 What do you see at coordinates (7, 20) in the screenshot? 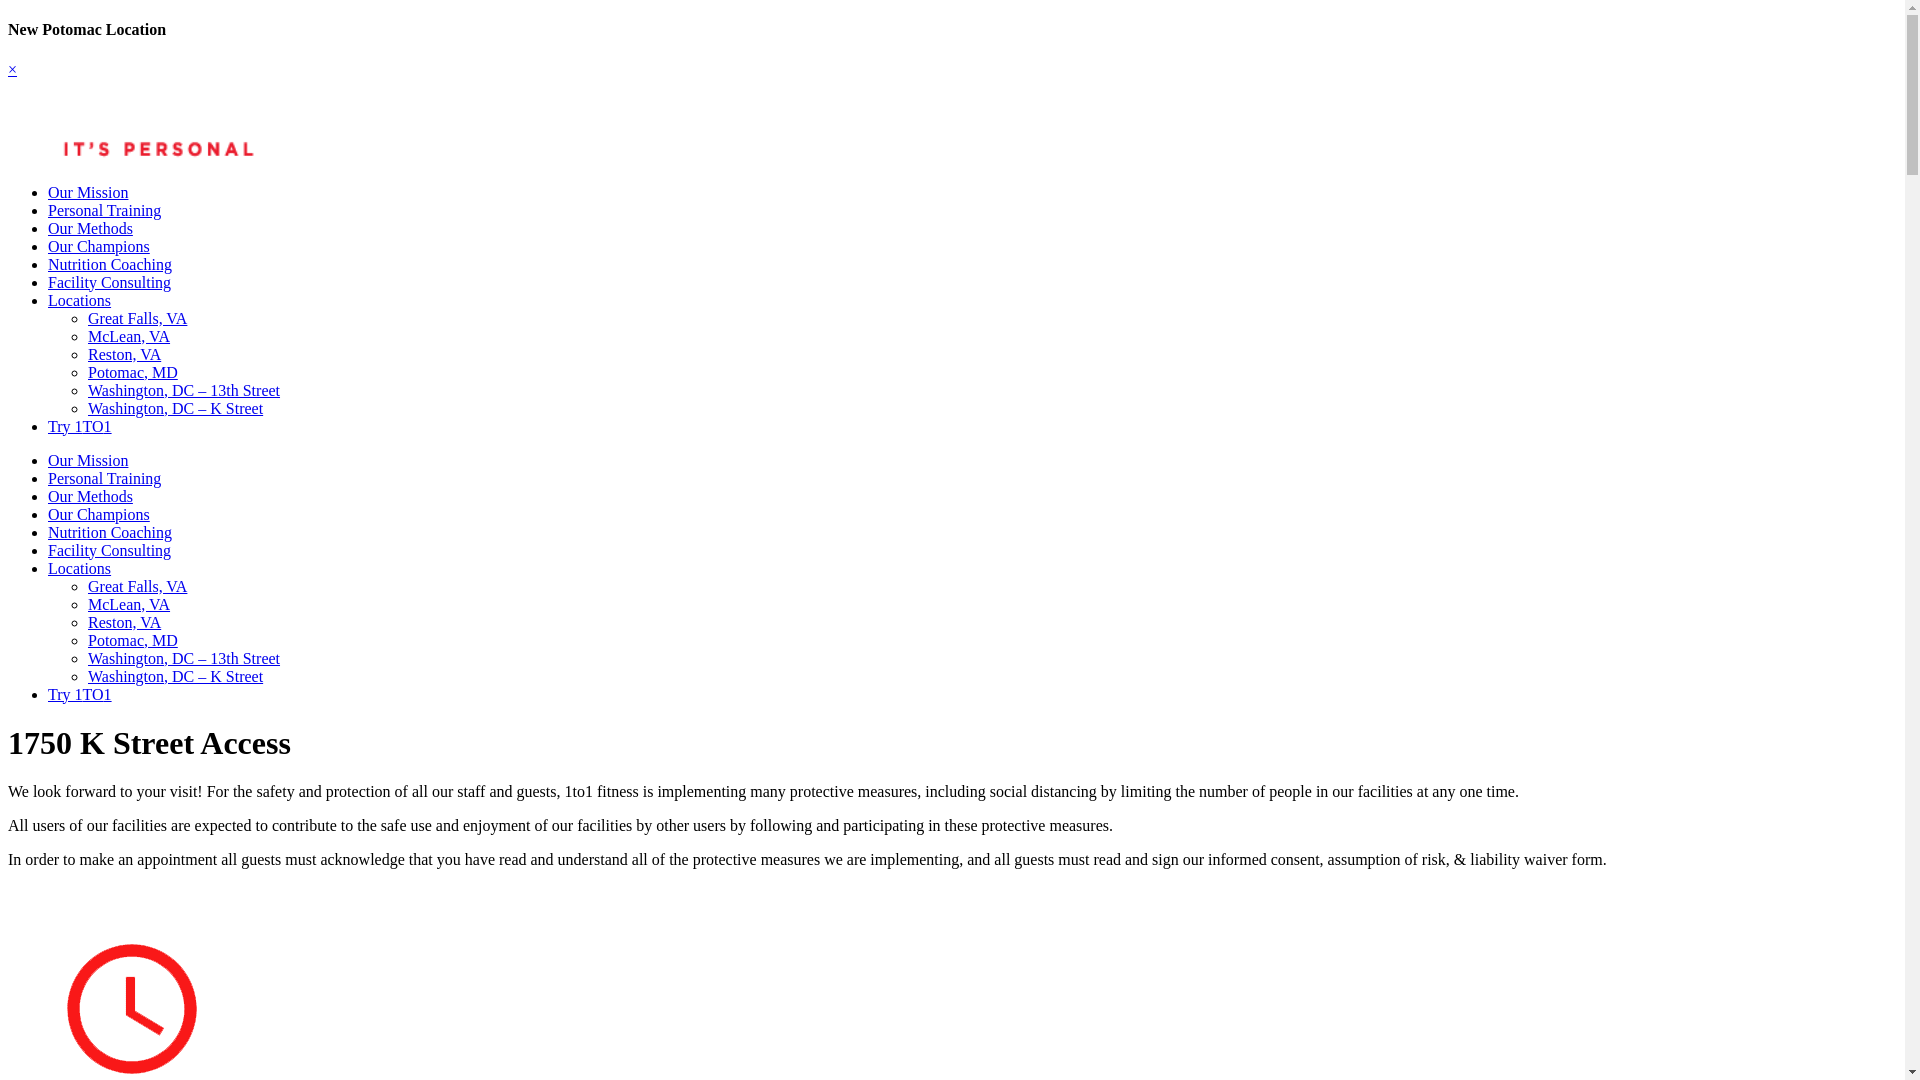
I see `'Skip to content'` at bounding box center [7, 20].